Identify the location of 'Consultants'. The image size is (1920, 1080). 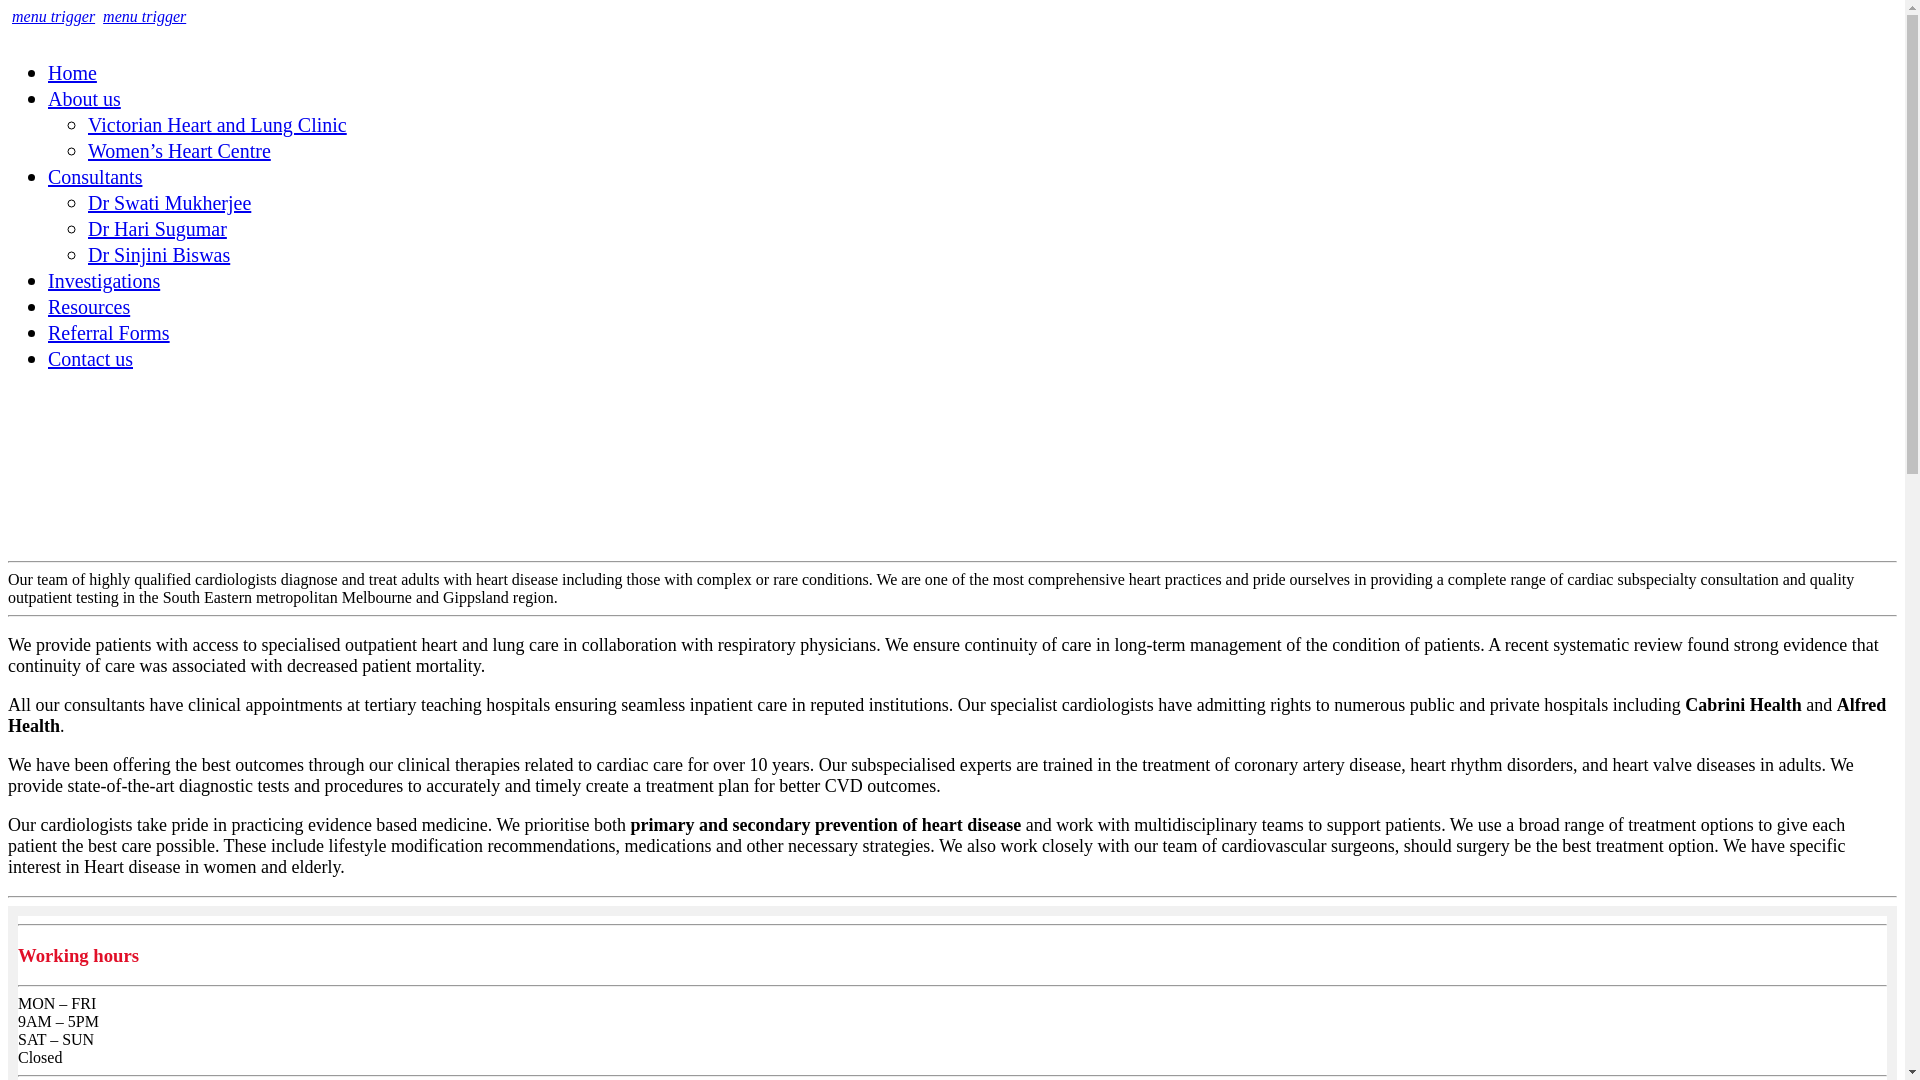
(94, 176).